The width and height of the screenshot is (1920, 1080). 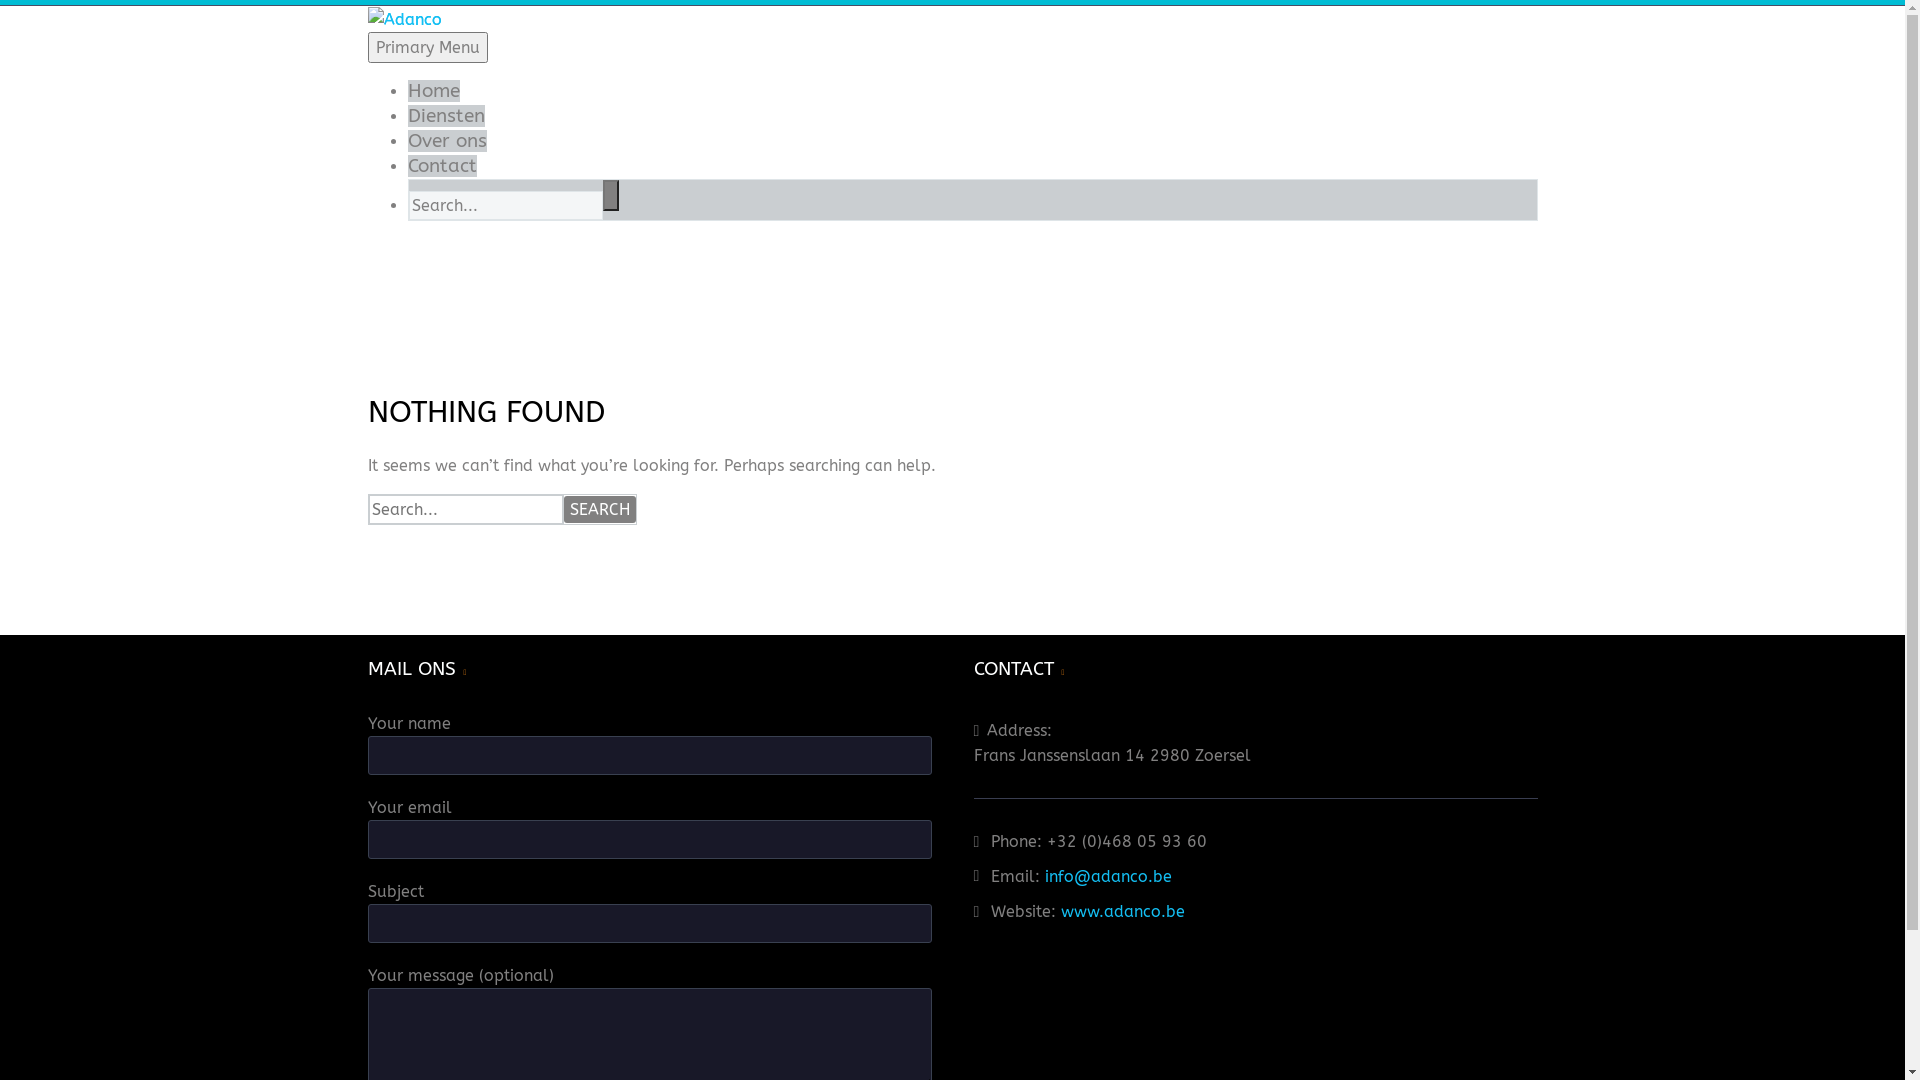 I want to click on 'www.adanco.be', so click(x=1123, y=911).